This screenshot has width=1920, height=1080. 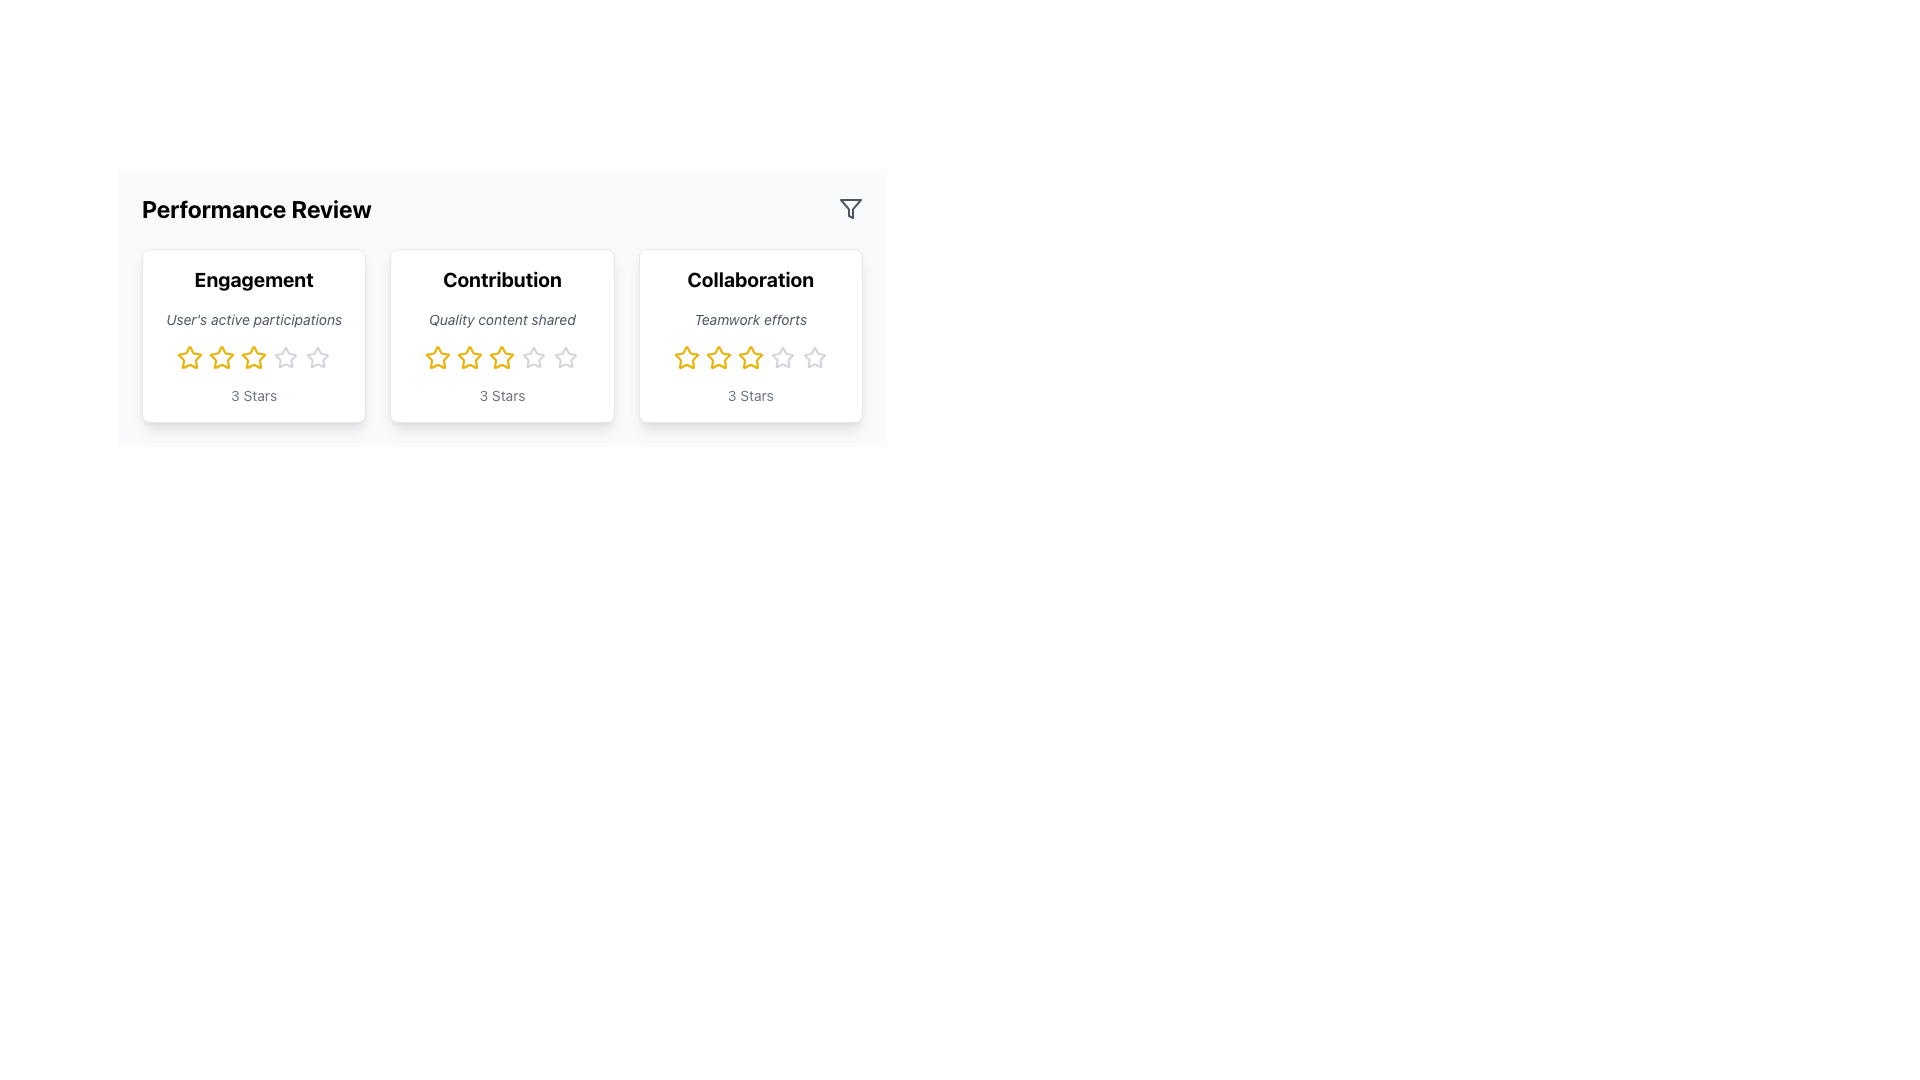 I want to click on the fourth star-shaped icon in the five-star rating system under the 'Collaboration' card to rate it, so click(x=749, y=357).